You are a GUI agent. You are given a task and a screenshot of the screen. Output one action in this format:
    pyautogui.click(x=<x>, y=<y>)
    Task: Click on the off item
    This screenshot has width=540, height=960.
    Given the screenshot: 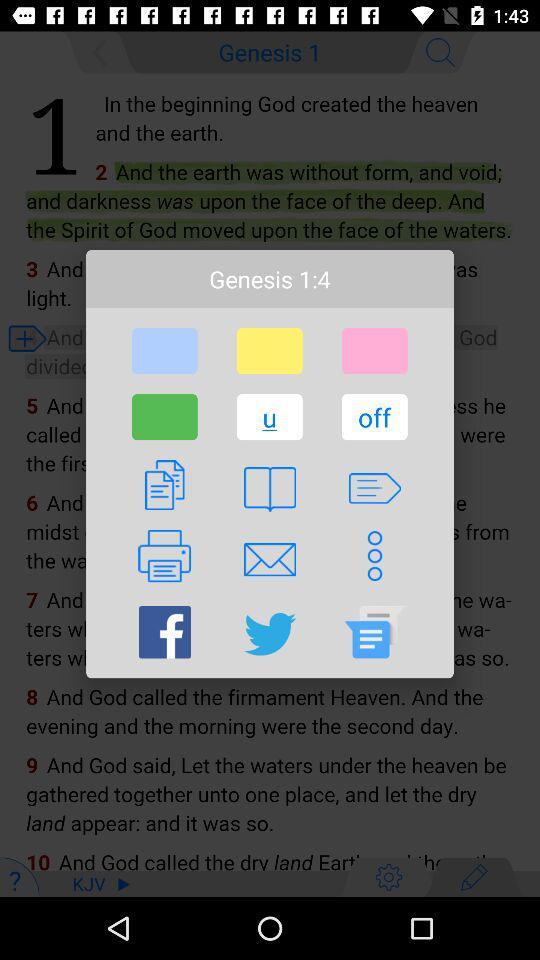 What is the action you would take?
    pyautogui.click(x=374, y=416)
    